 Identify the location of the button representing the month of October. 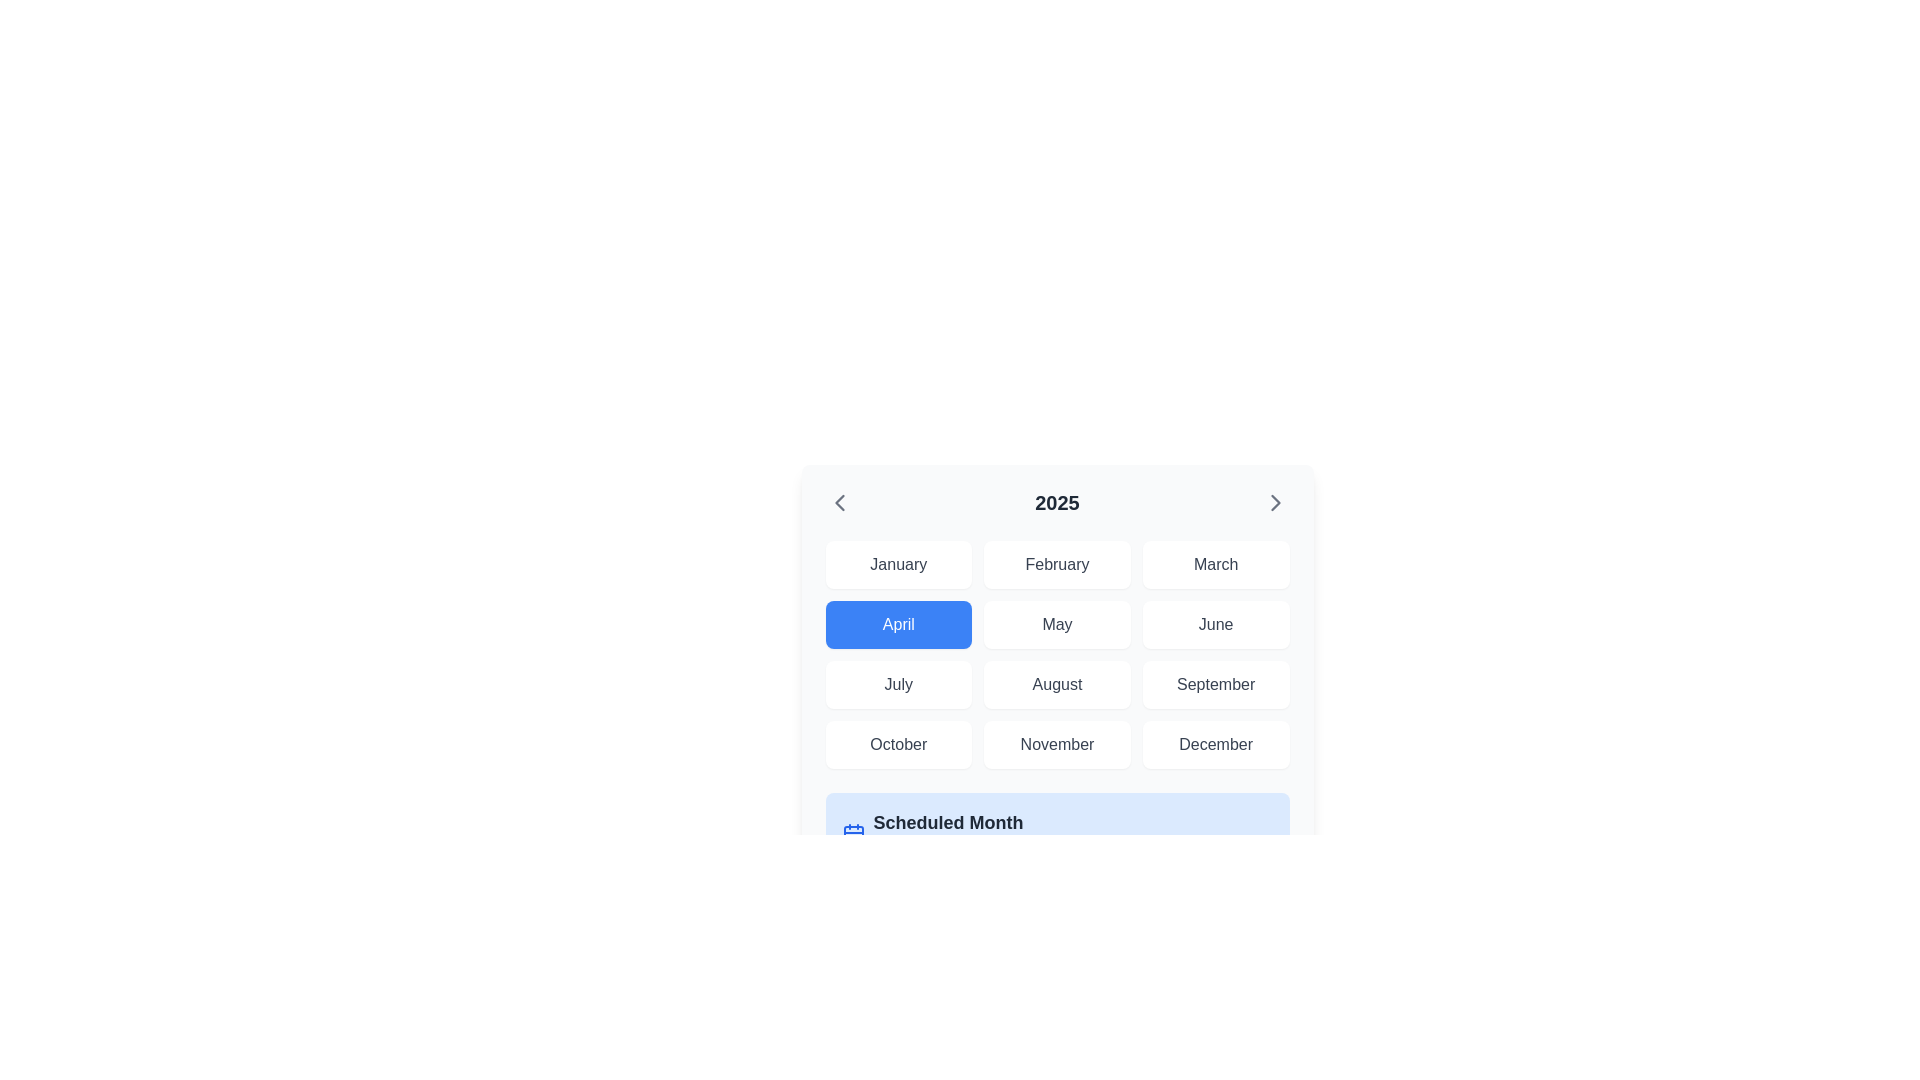
(897, 744).